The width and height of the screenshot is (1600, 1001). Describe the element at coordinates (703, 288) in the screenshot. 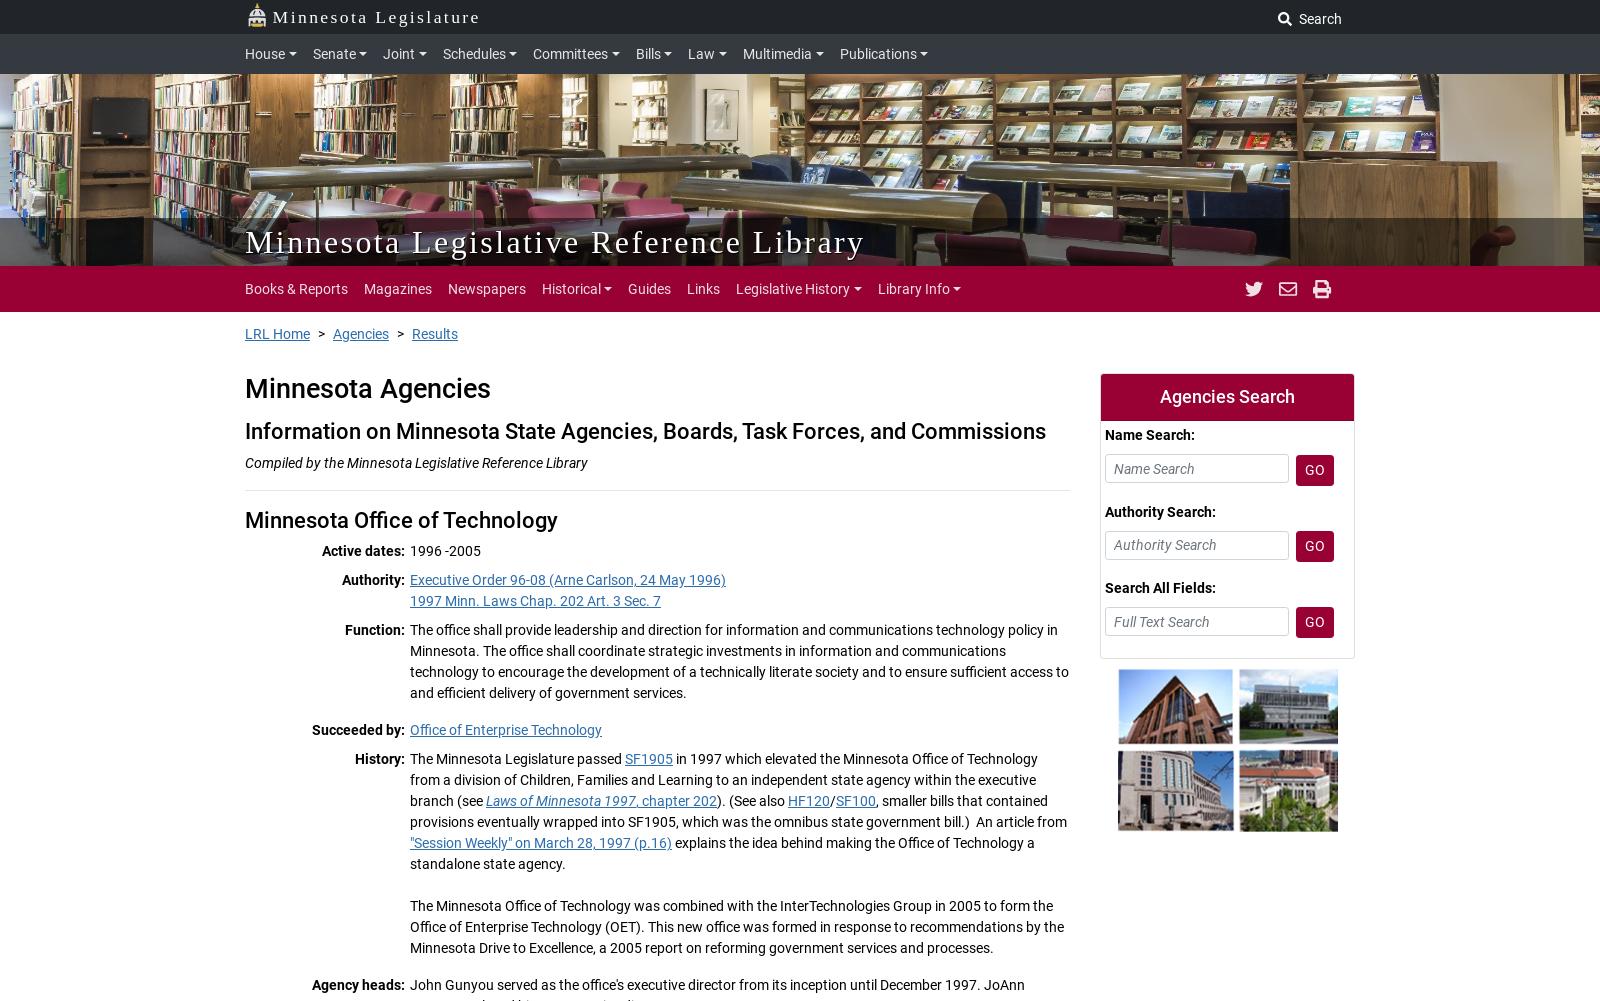

I see `'Links'` at that location.